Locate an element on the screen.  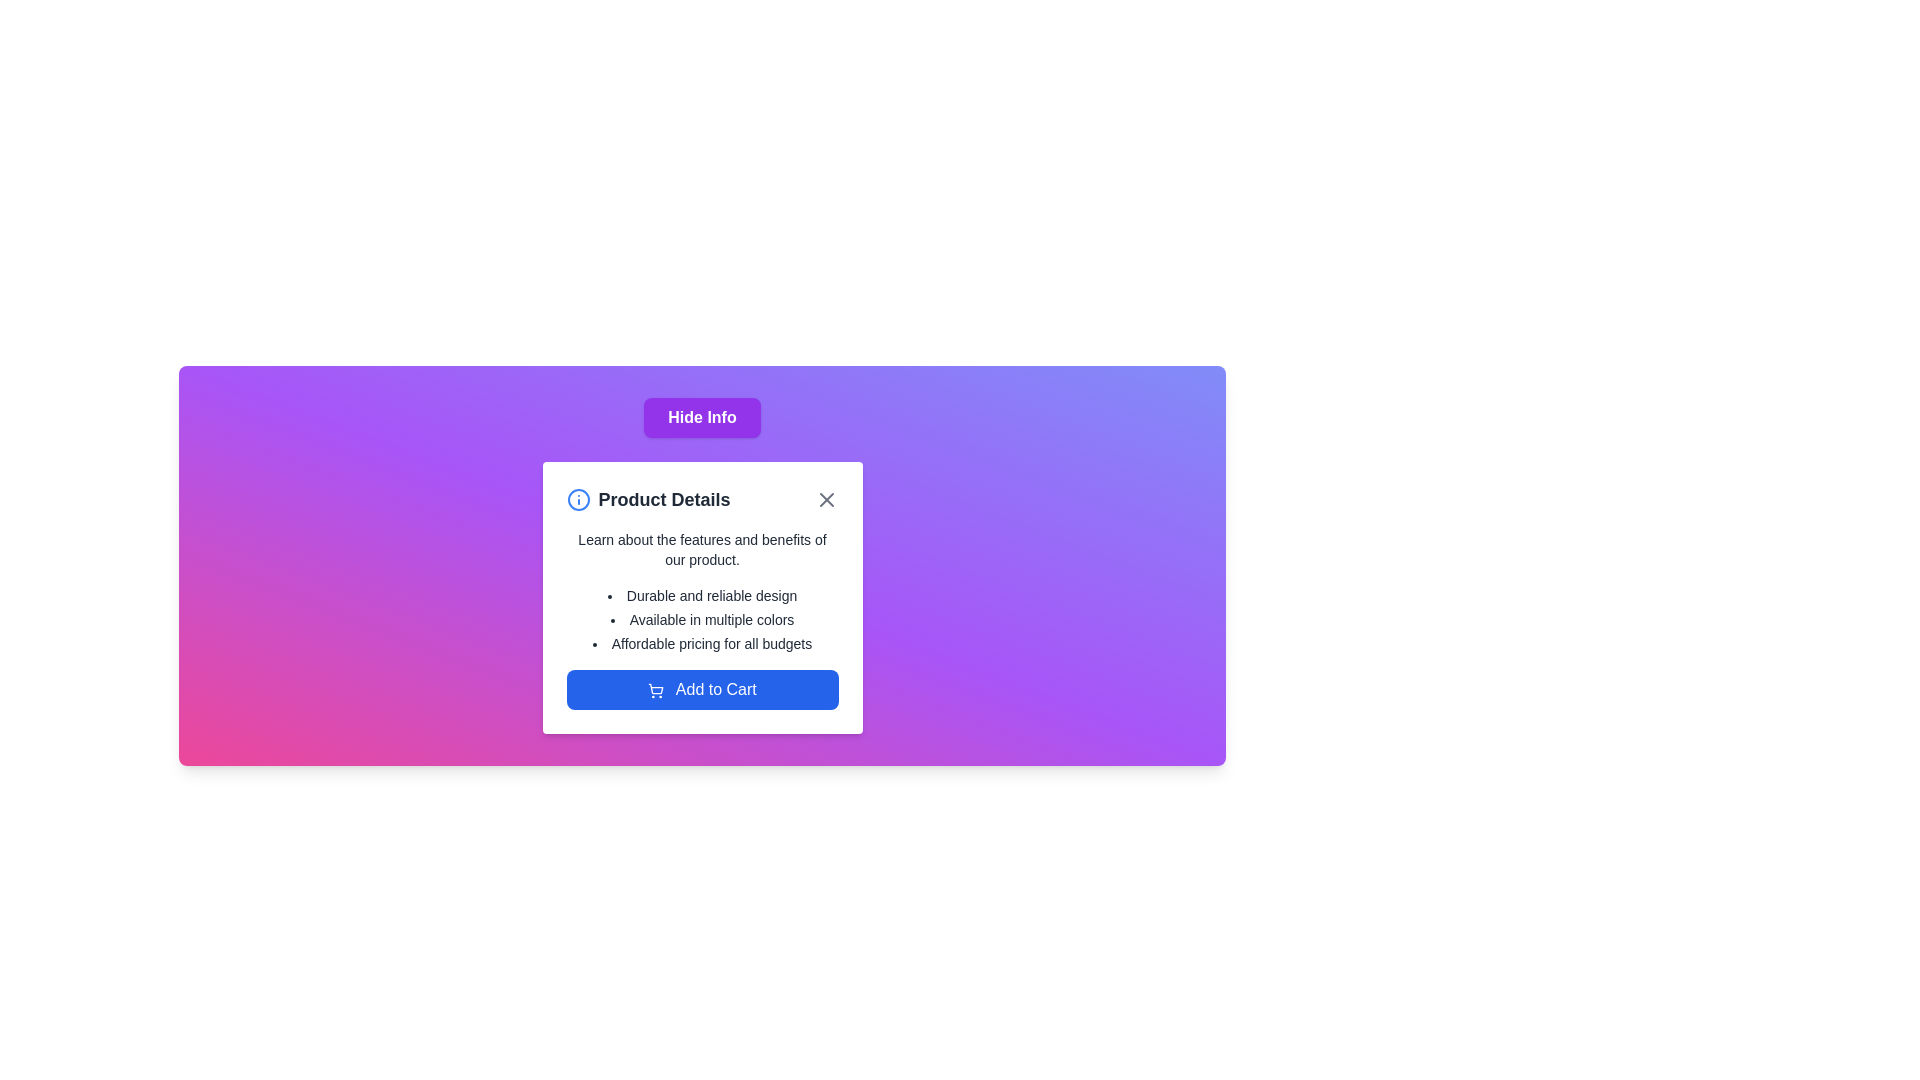
the 'Product Details' text label, which is styled in bold and large font, centrally aligned in a white, rounded-rectangle content box at the top of the interface is located at coordinates (664, 499).